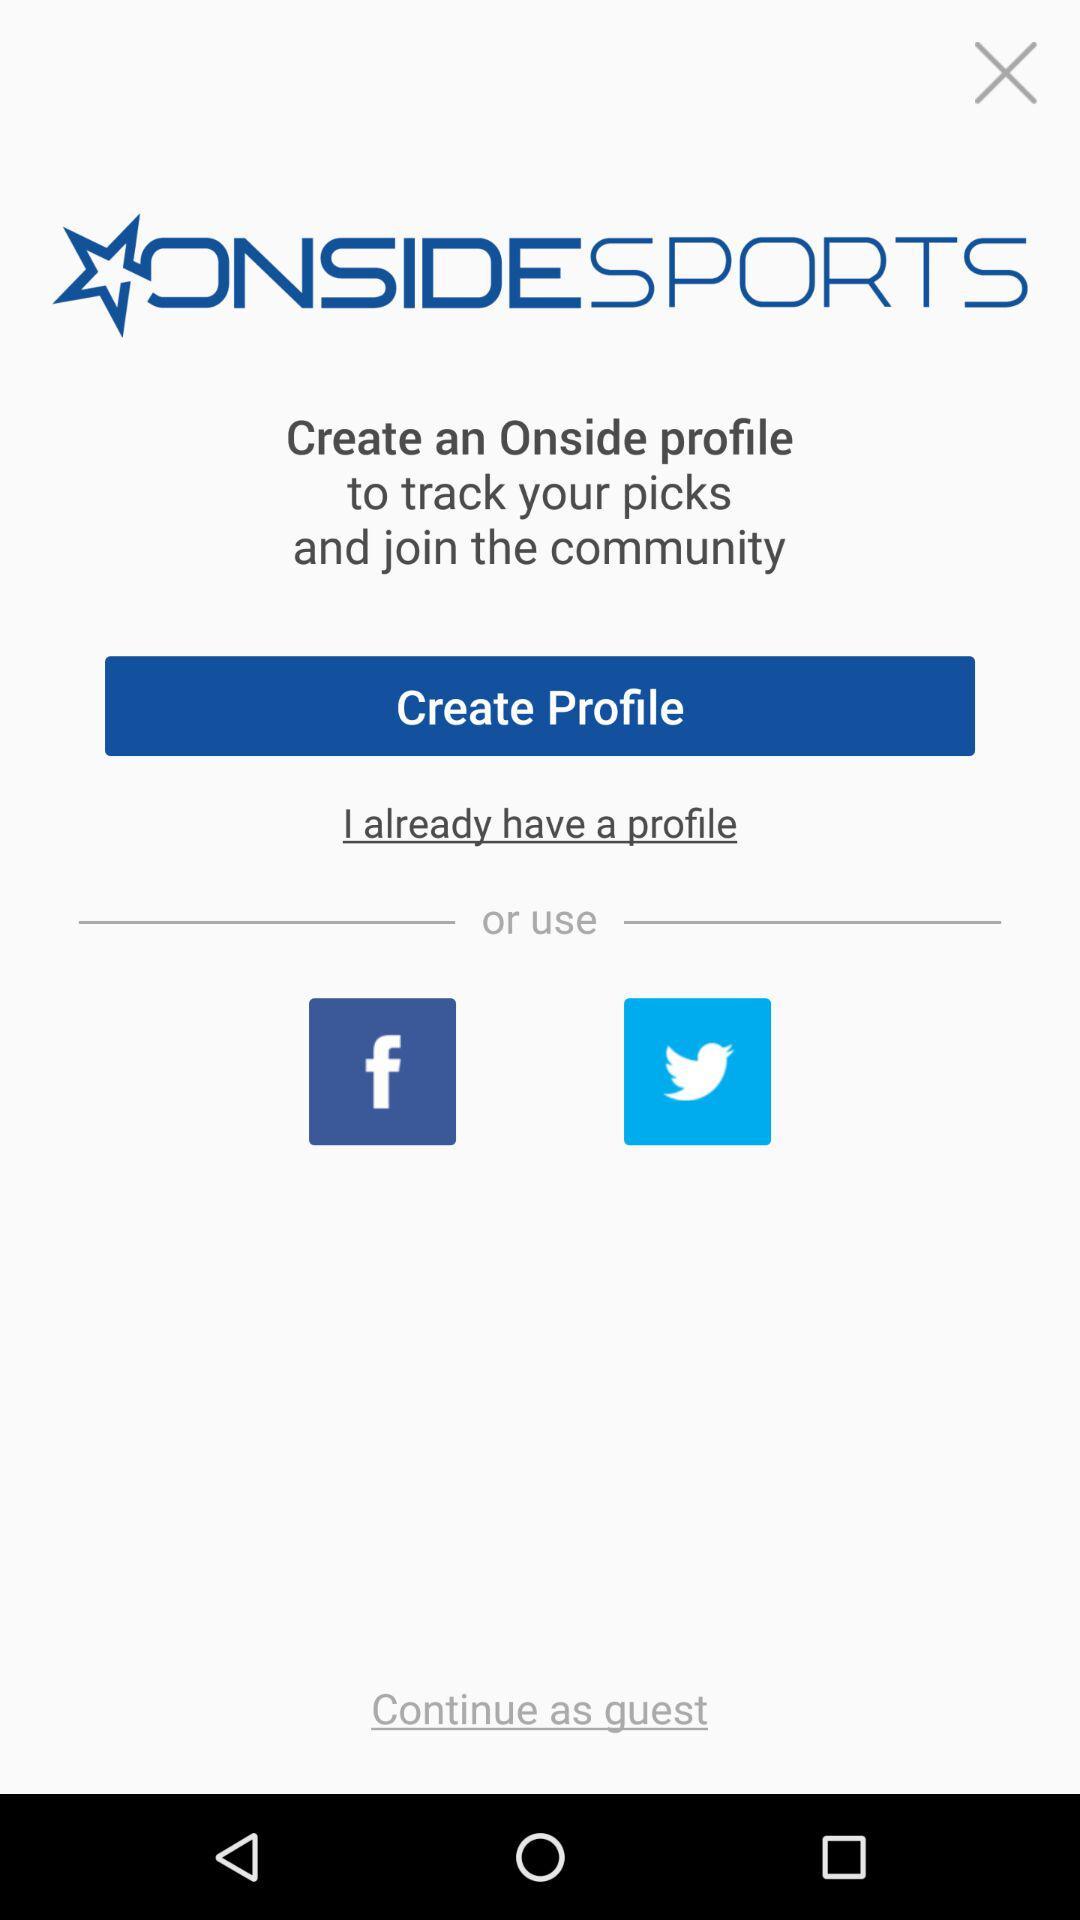 The image size is (1080, 1920). Describe the element at coordinates (1006, 78) in the screenshot. I see `the close icon` at that location.